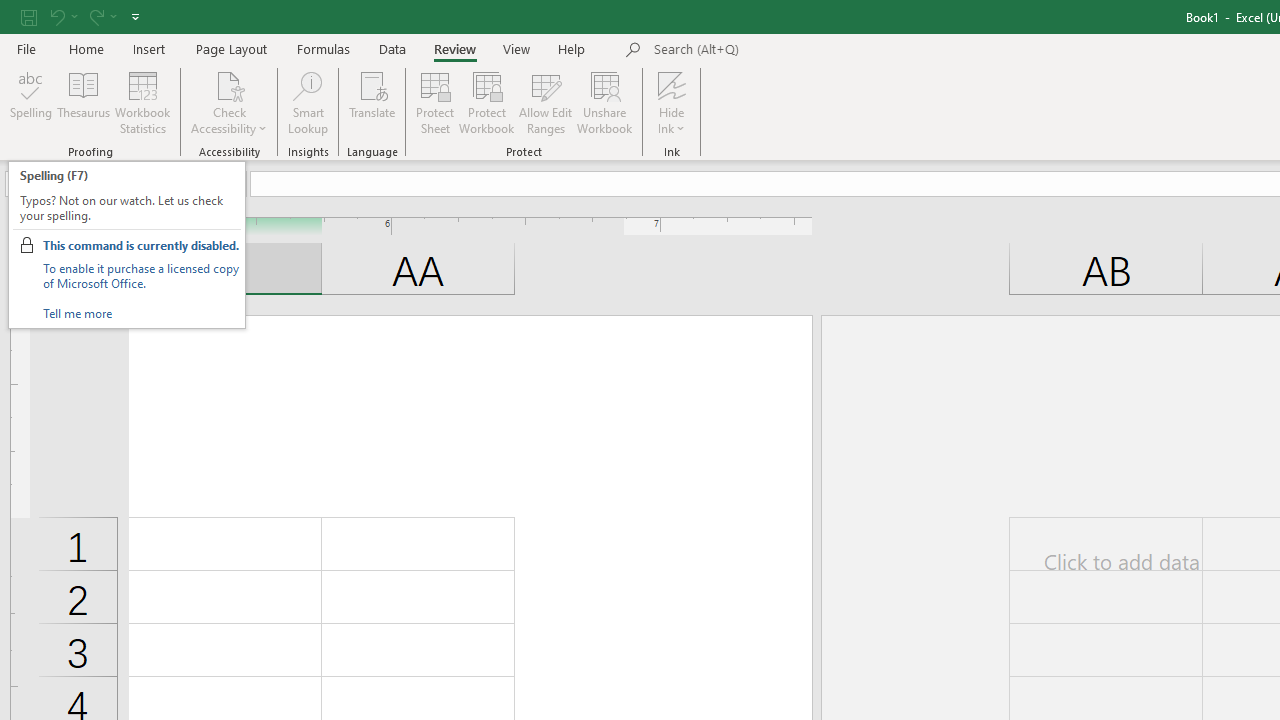 This screenshot has width=1280, height=720. Describe the element at coordinates (307, 103) in the screenshot. I see `'Smart Lookup'` at that location.